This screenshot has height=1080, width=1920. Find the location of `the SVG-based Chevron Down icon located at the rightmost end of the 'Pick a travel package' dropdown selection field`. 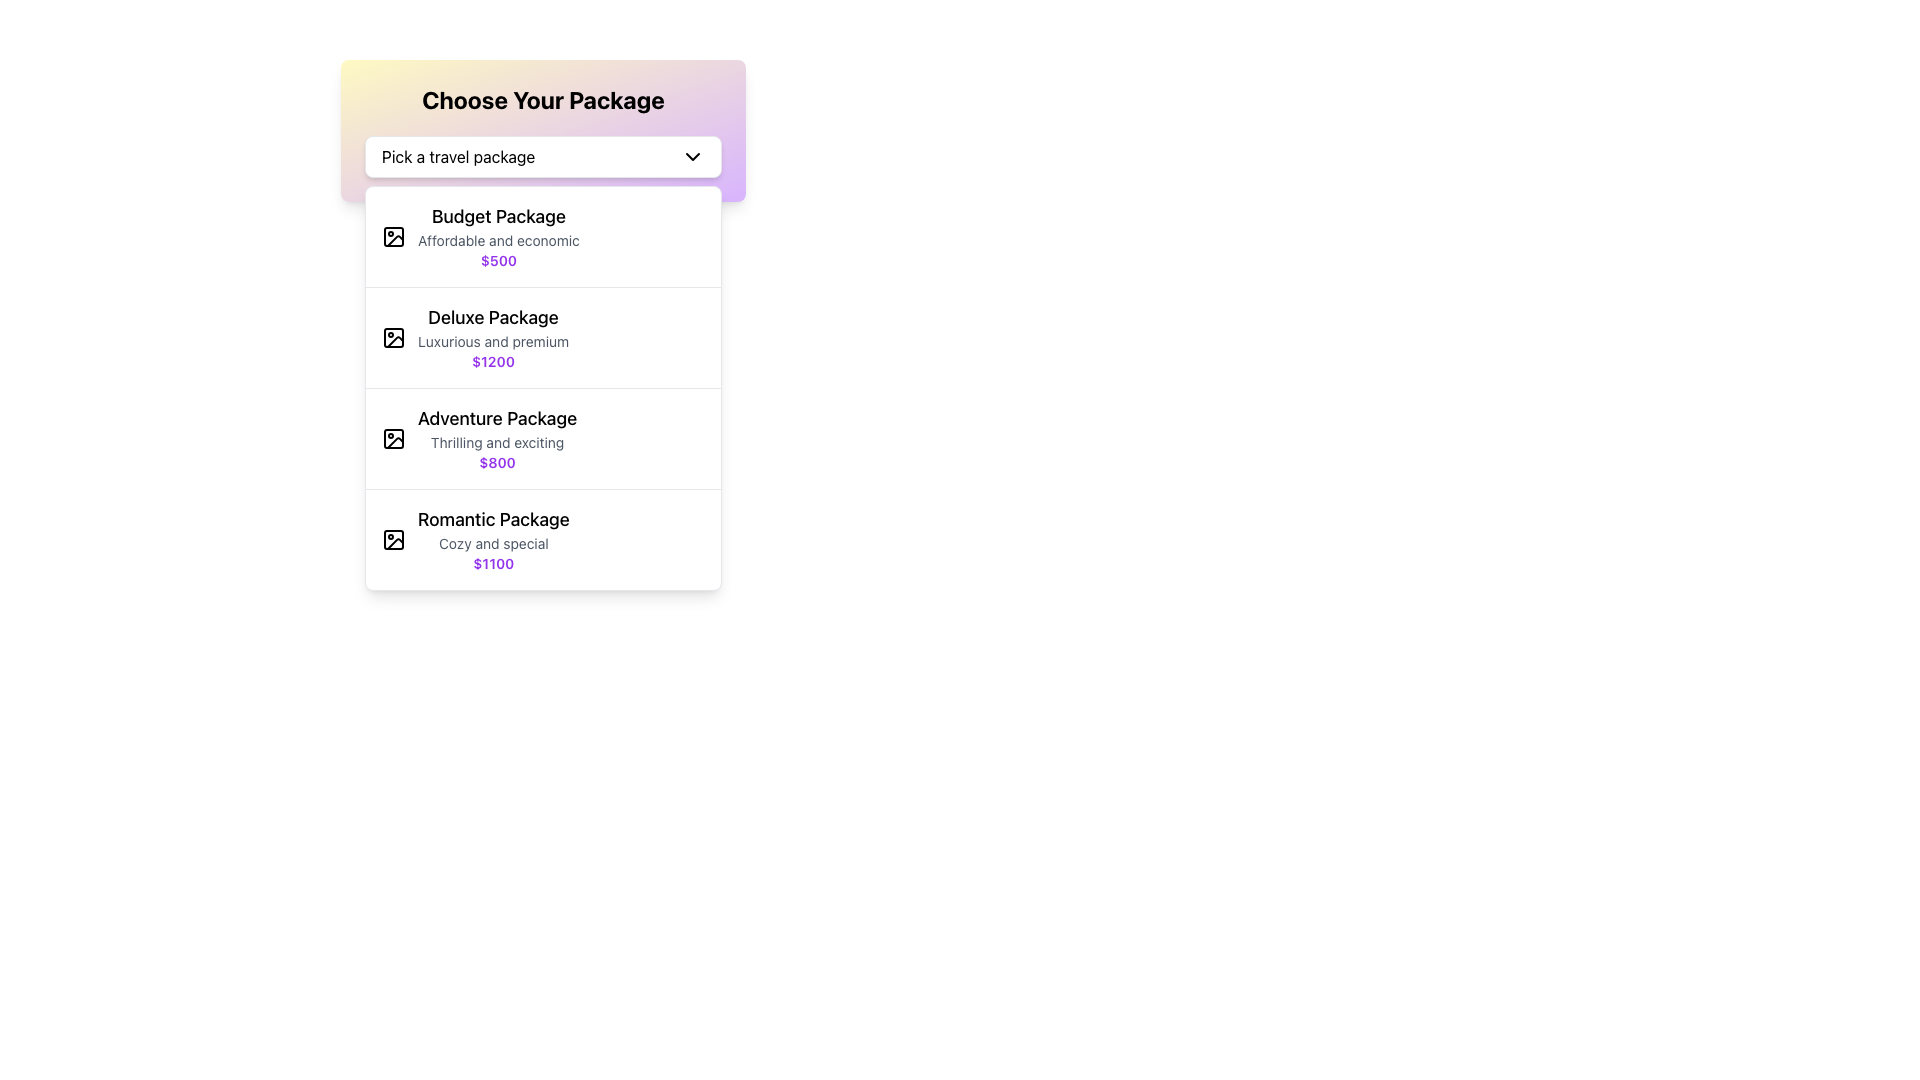

the SVG-based Chevron Down icon located at the rightmost end of the 'Pick a travel package' dropdown selection field is located at coordinates (692, 156).